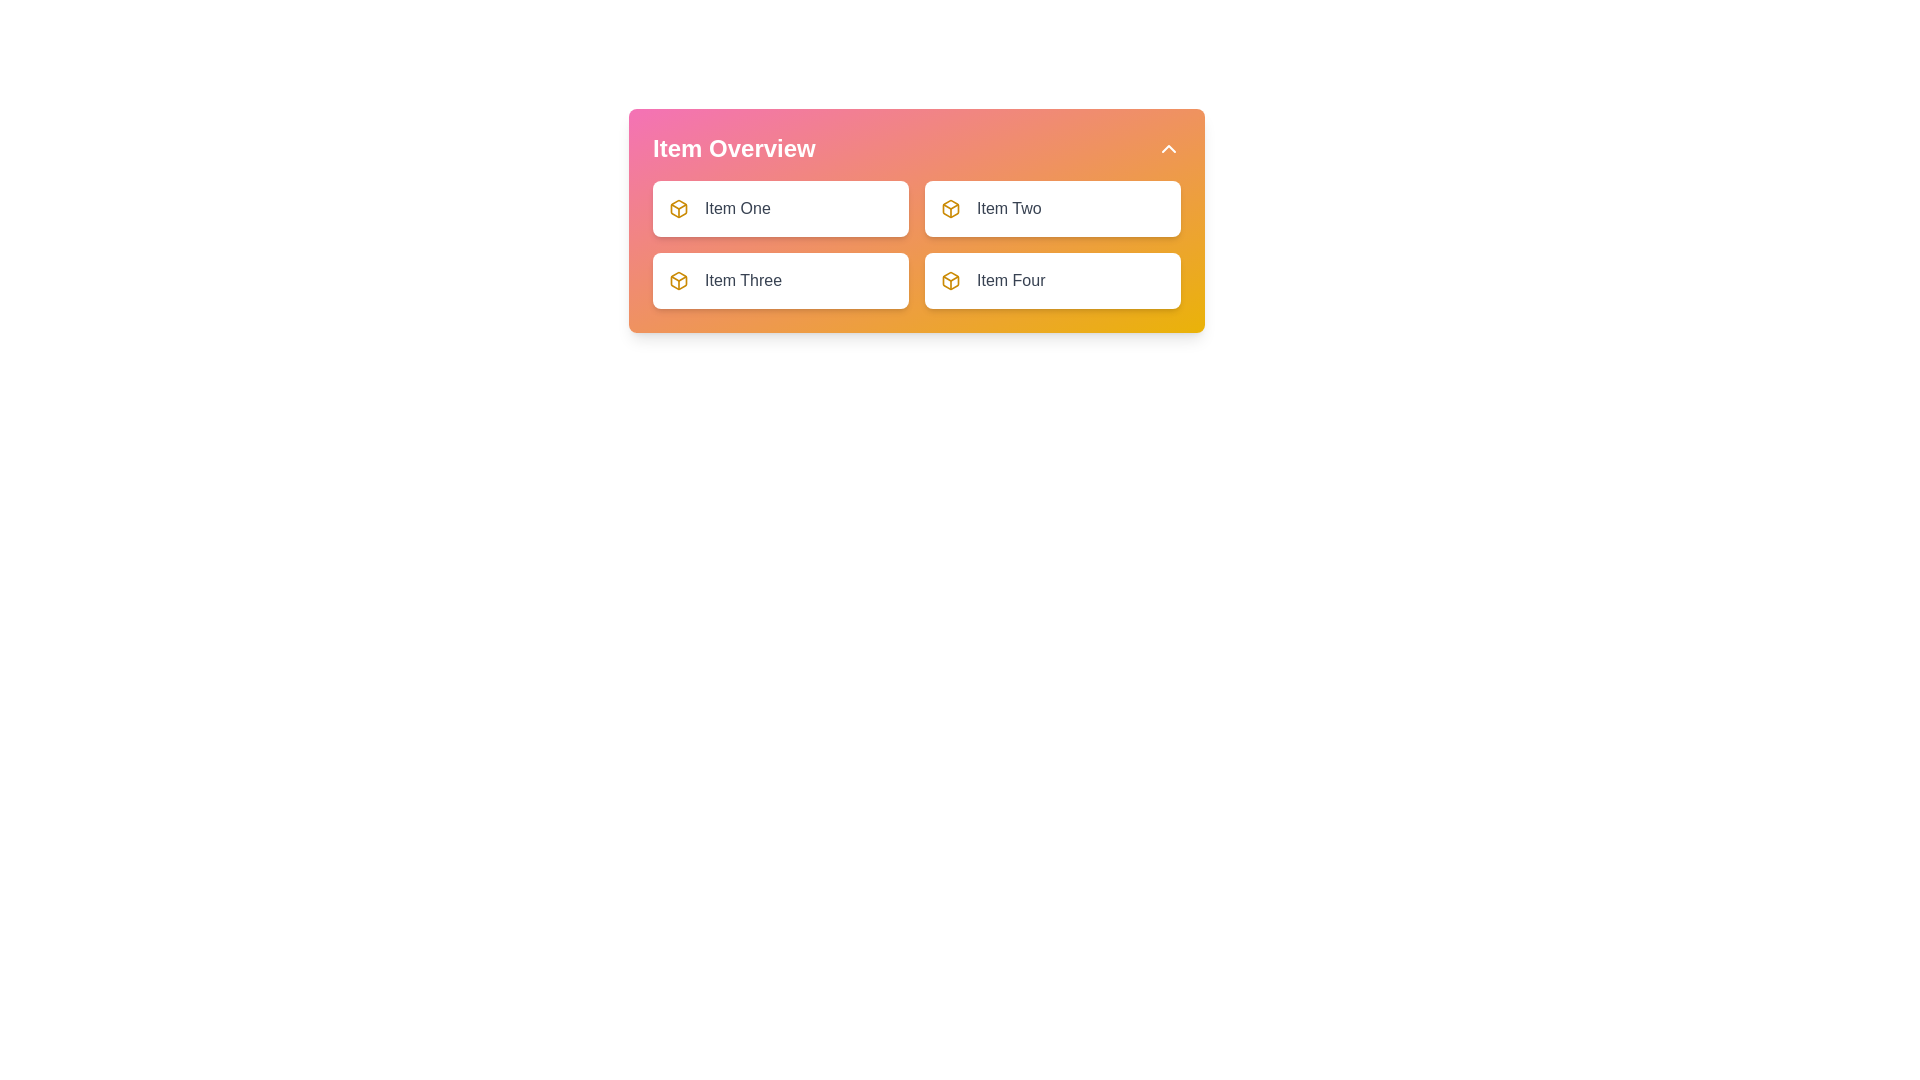 The height and width of the screenshot is (1080, 1920). What do you see at coordinates (949, 208) in the screenshot?
I see `the decorative icon for the 'Item Two' button located in the top-right position of the second button in the right column of the 'Item Overview' section` at bounding box center [949, 208].